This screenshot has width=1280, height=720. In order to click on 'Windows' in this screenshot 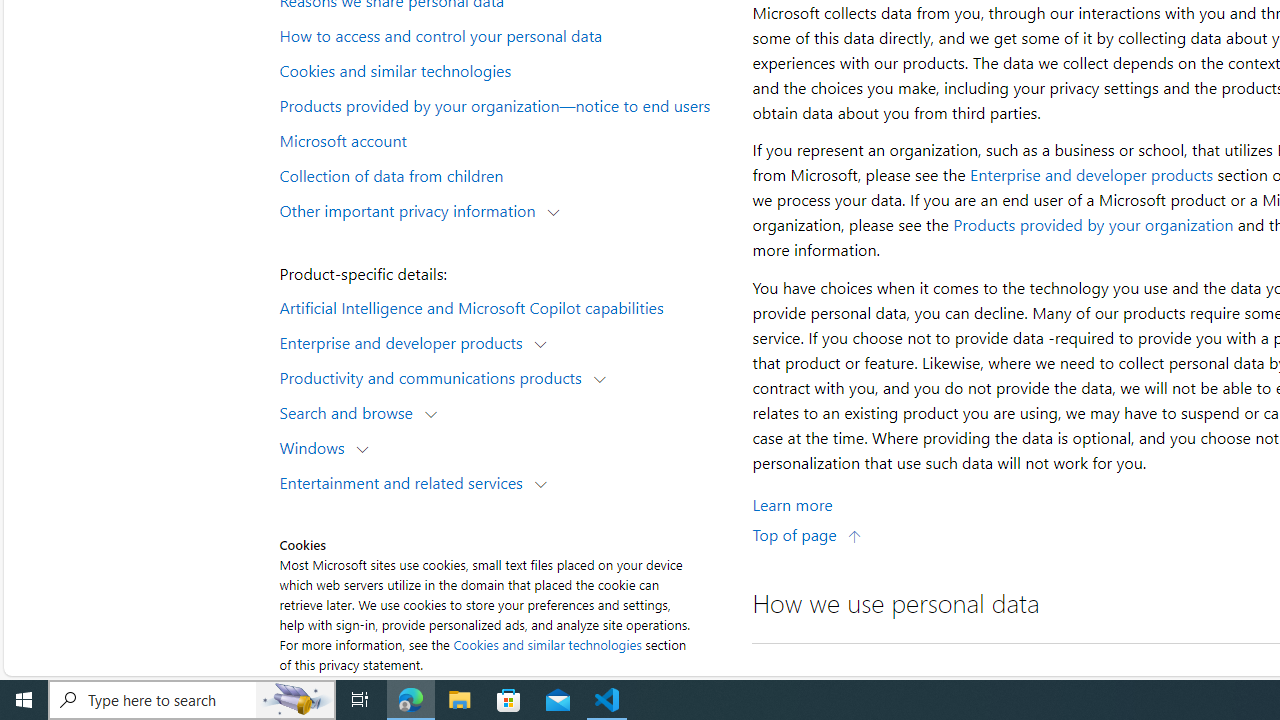, I will do `click(315, 446)`.